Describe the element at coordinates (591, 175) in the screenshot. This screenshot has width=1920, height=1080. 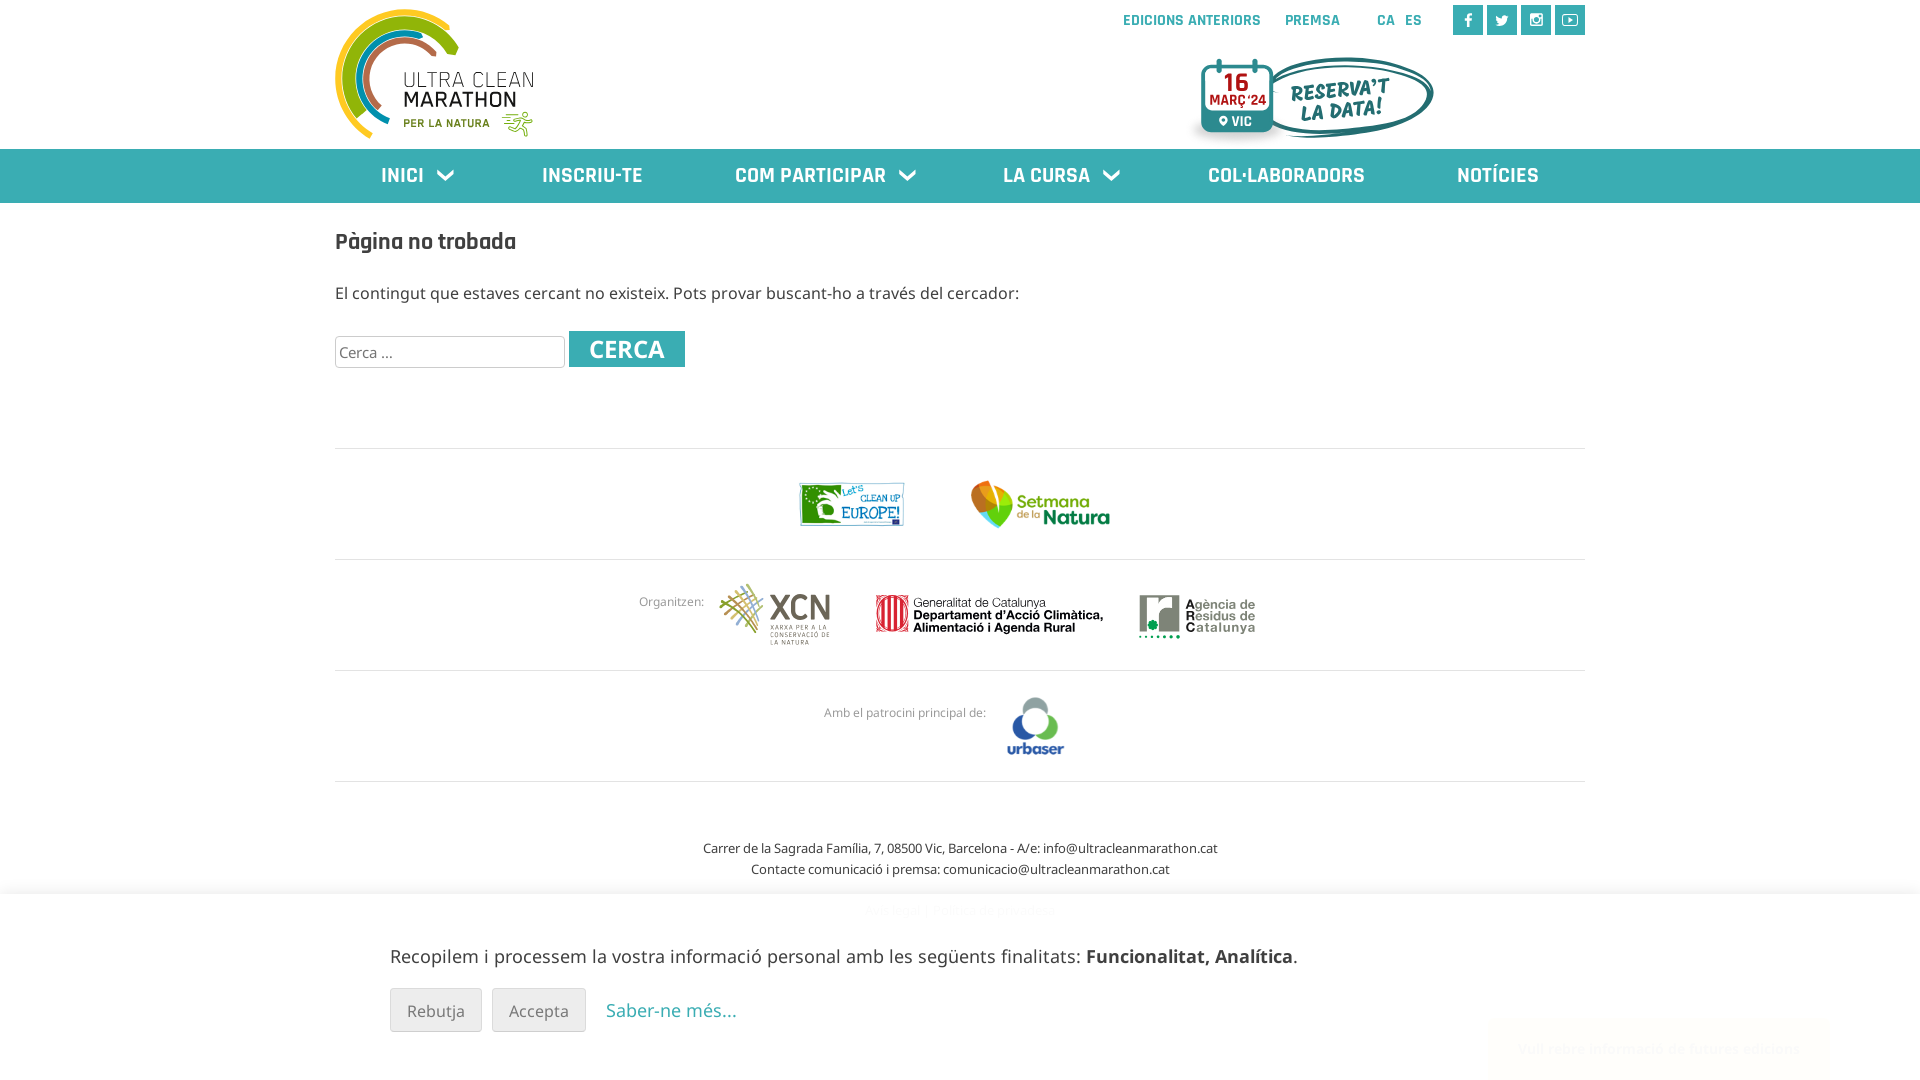
I see `'INSCRIU-TE'` at that location.